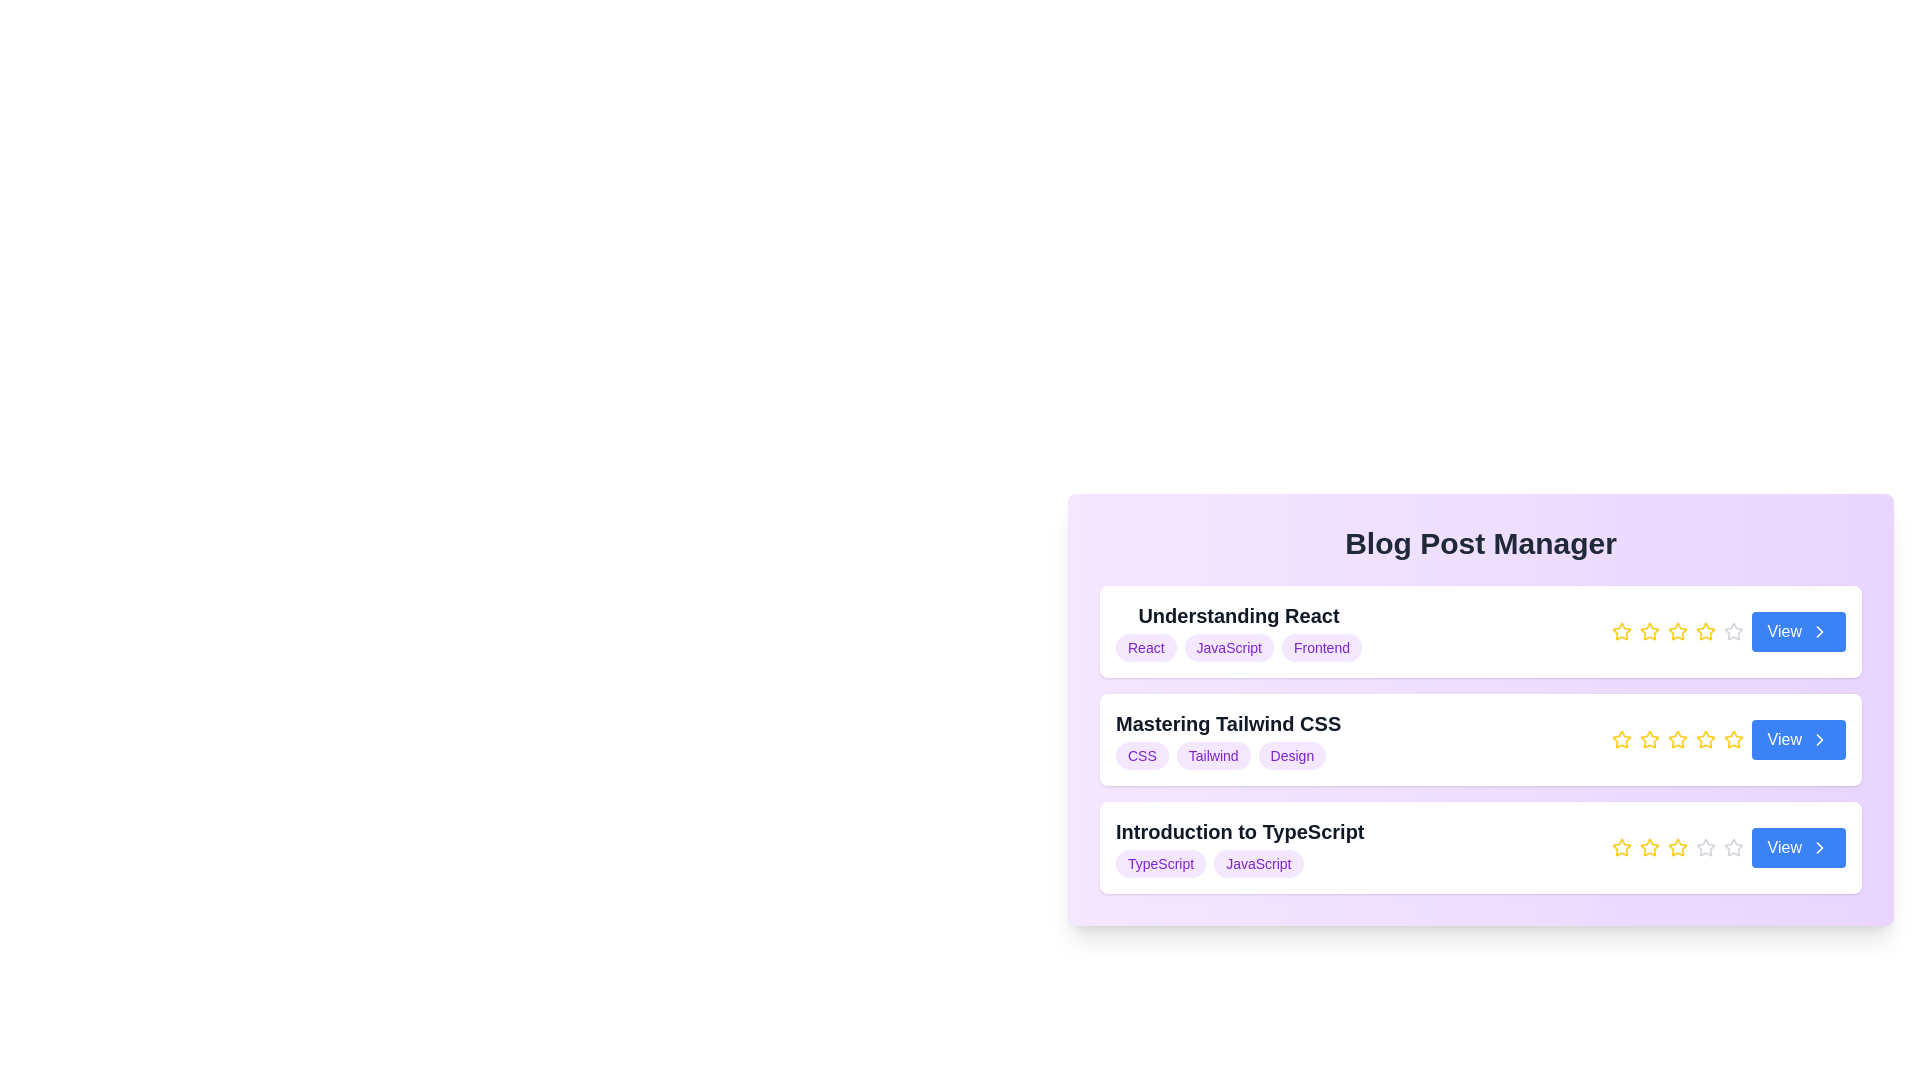  What do you see at coordinates (1239, 848) in the screenshot?
I see `title of the blog post displayed in the third card from the top in the 'Blog Post Manager' section, which is centrally positioned near the top of the content block` at bounding box center [1239, 848].